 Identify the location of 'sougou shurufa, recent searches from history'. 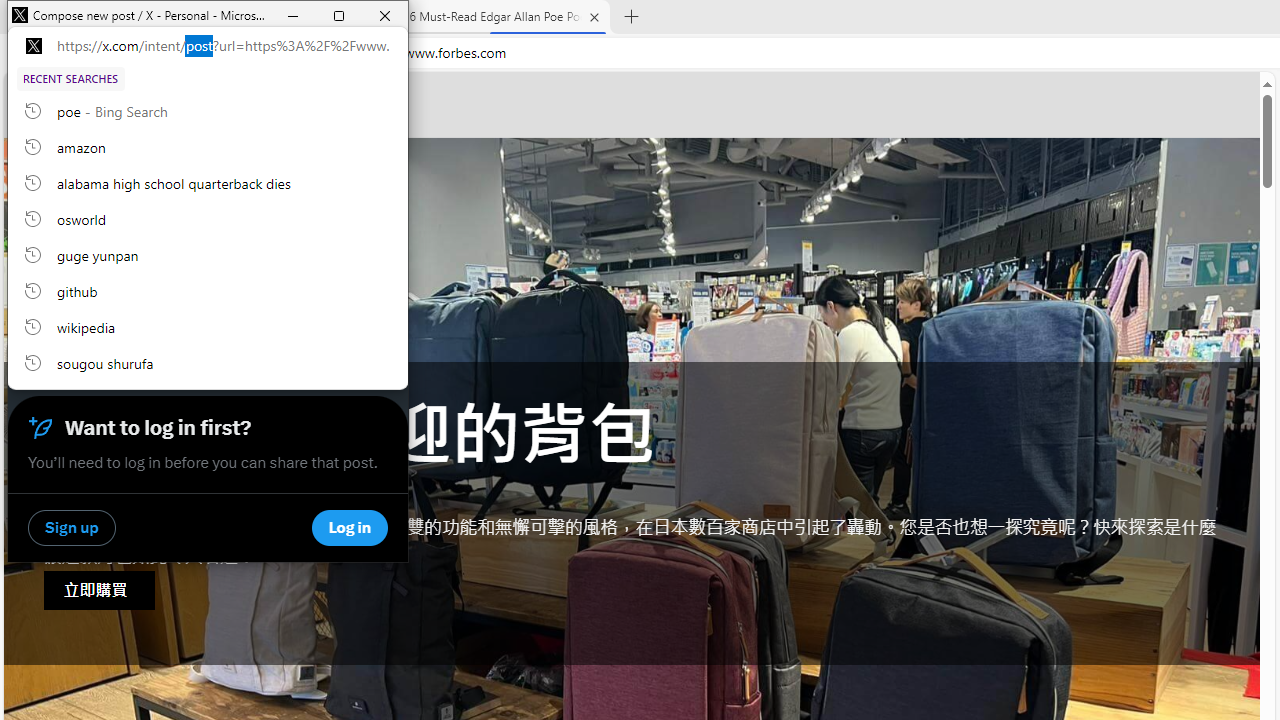
(208, 362).